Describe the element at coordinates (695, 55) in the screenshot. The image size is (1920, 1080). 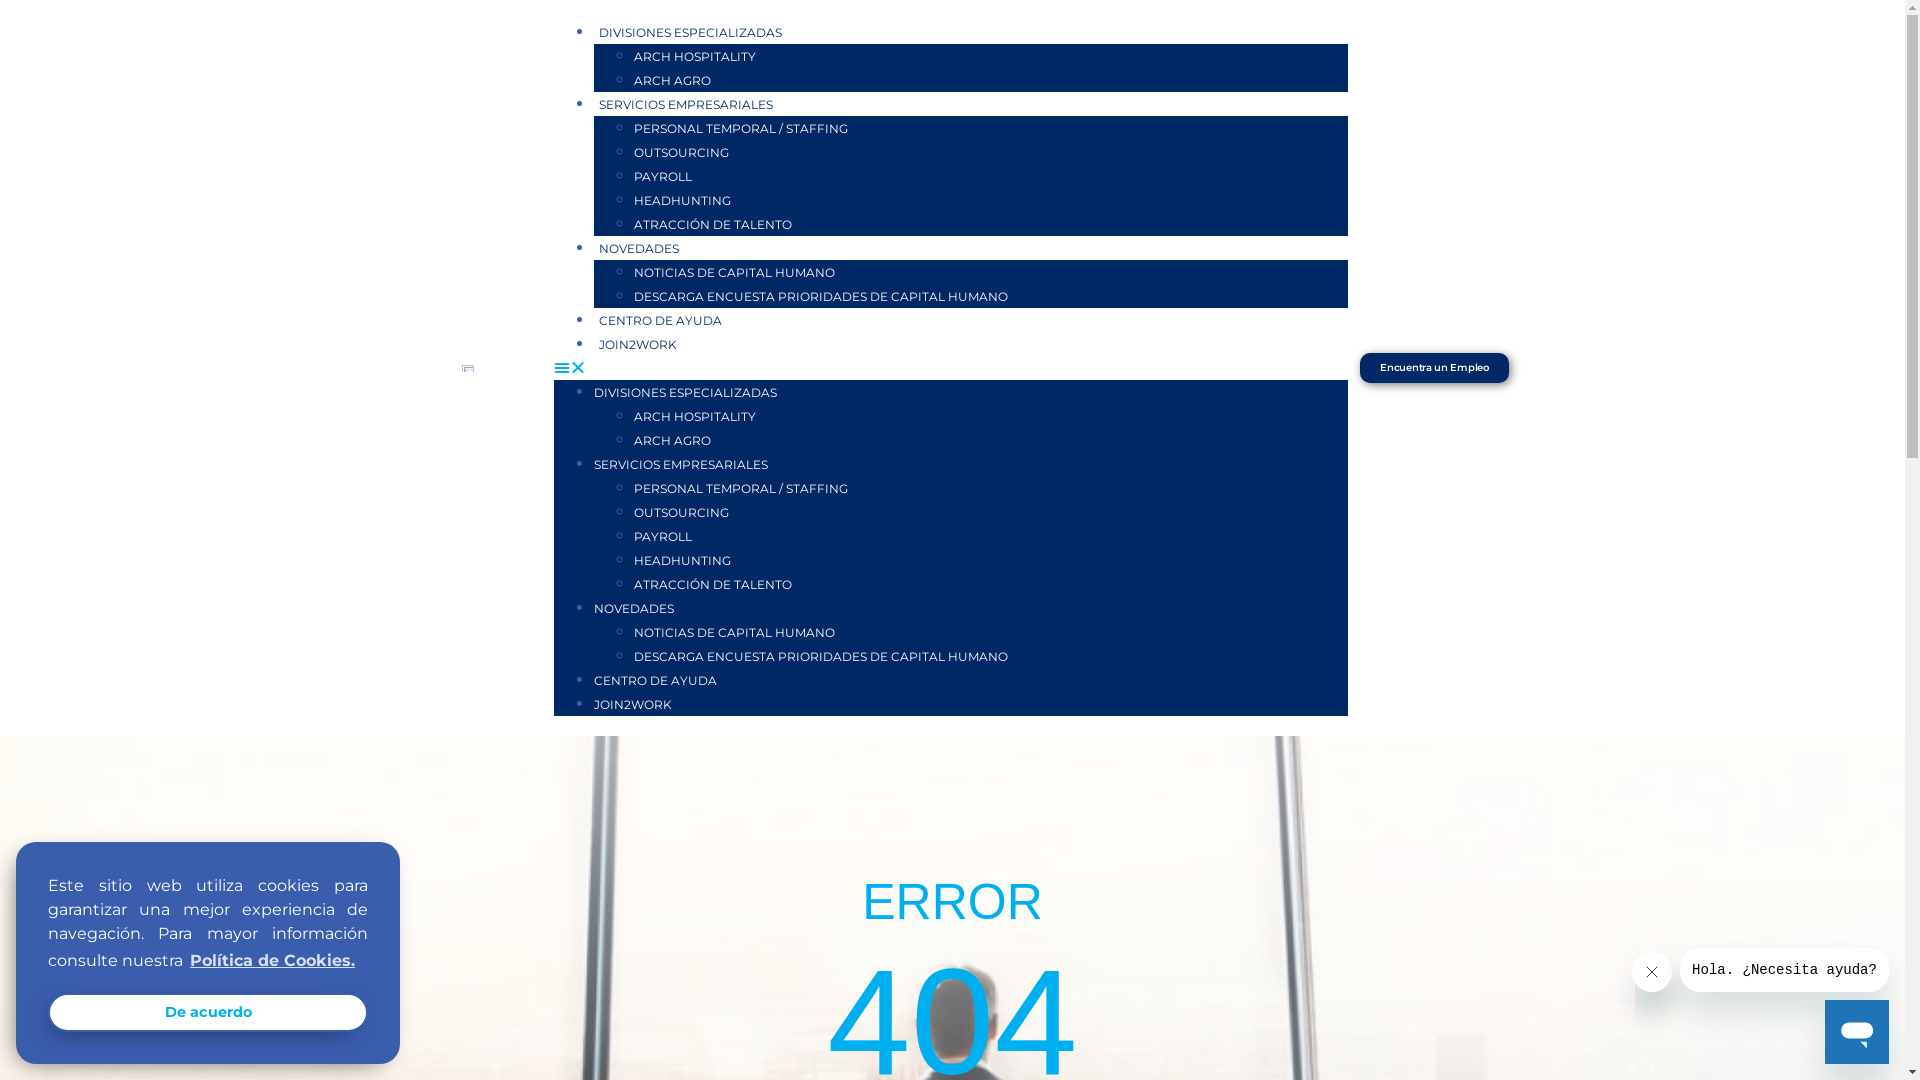
I see `'ARCH HOSPITALITY'` at that location.